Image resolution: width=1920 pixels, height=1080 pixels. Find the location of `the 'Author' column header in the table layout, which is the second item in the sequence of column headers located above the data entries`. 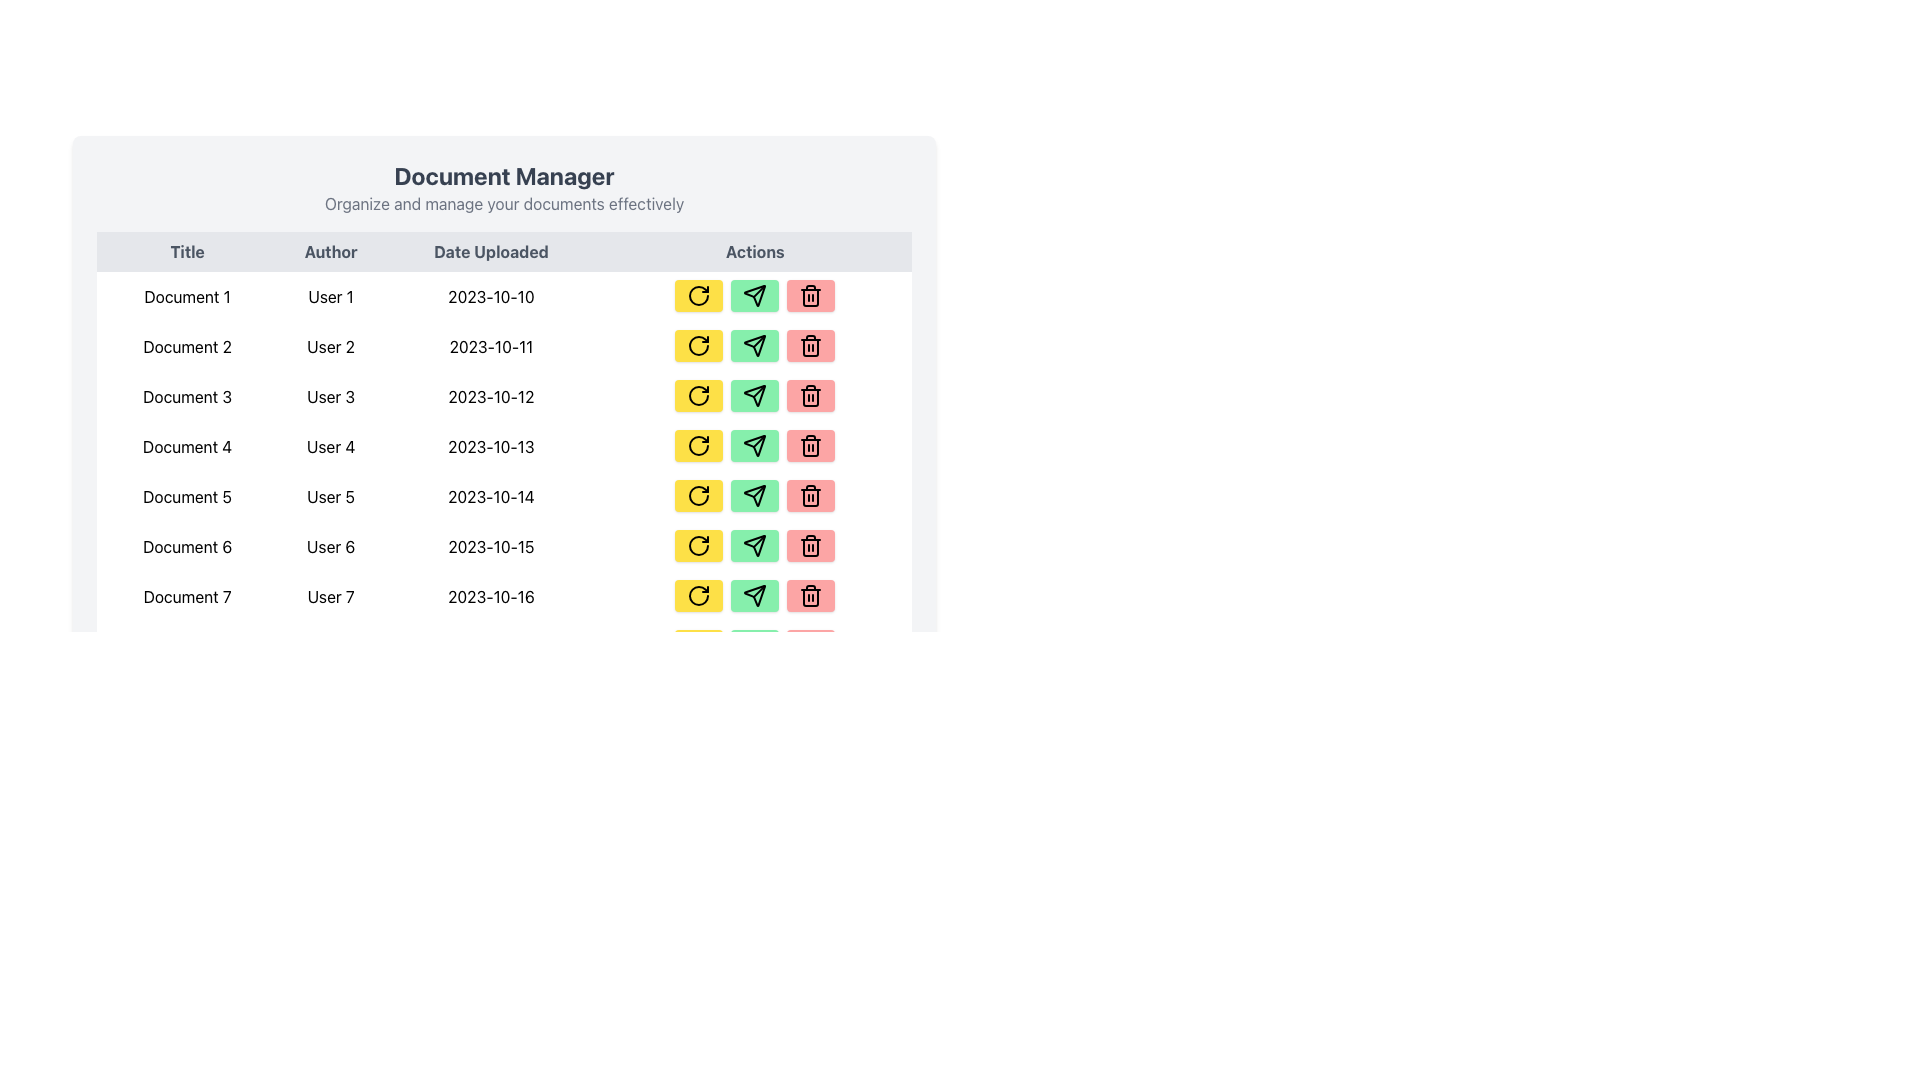

the 'Author' column header in the table layout, which is the second item in the sequence of column headers located above the data entries is located at coordinates (331, 250).